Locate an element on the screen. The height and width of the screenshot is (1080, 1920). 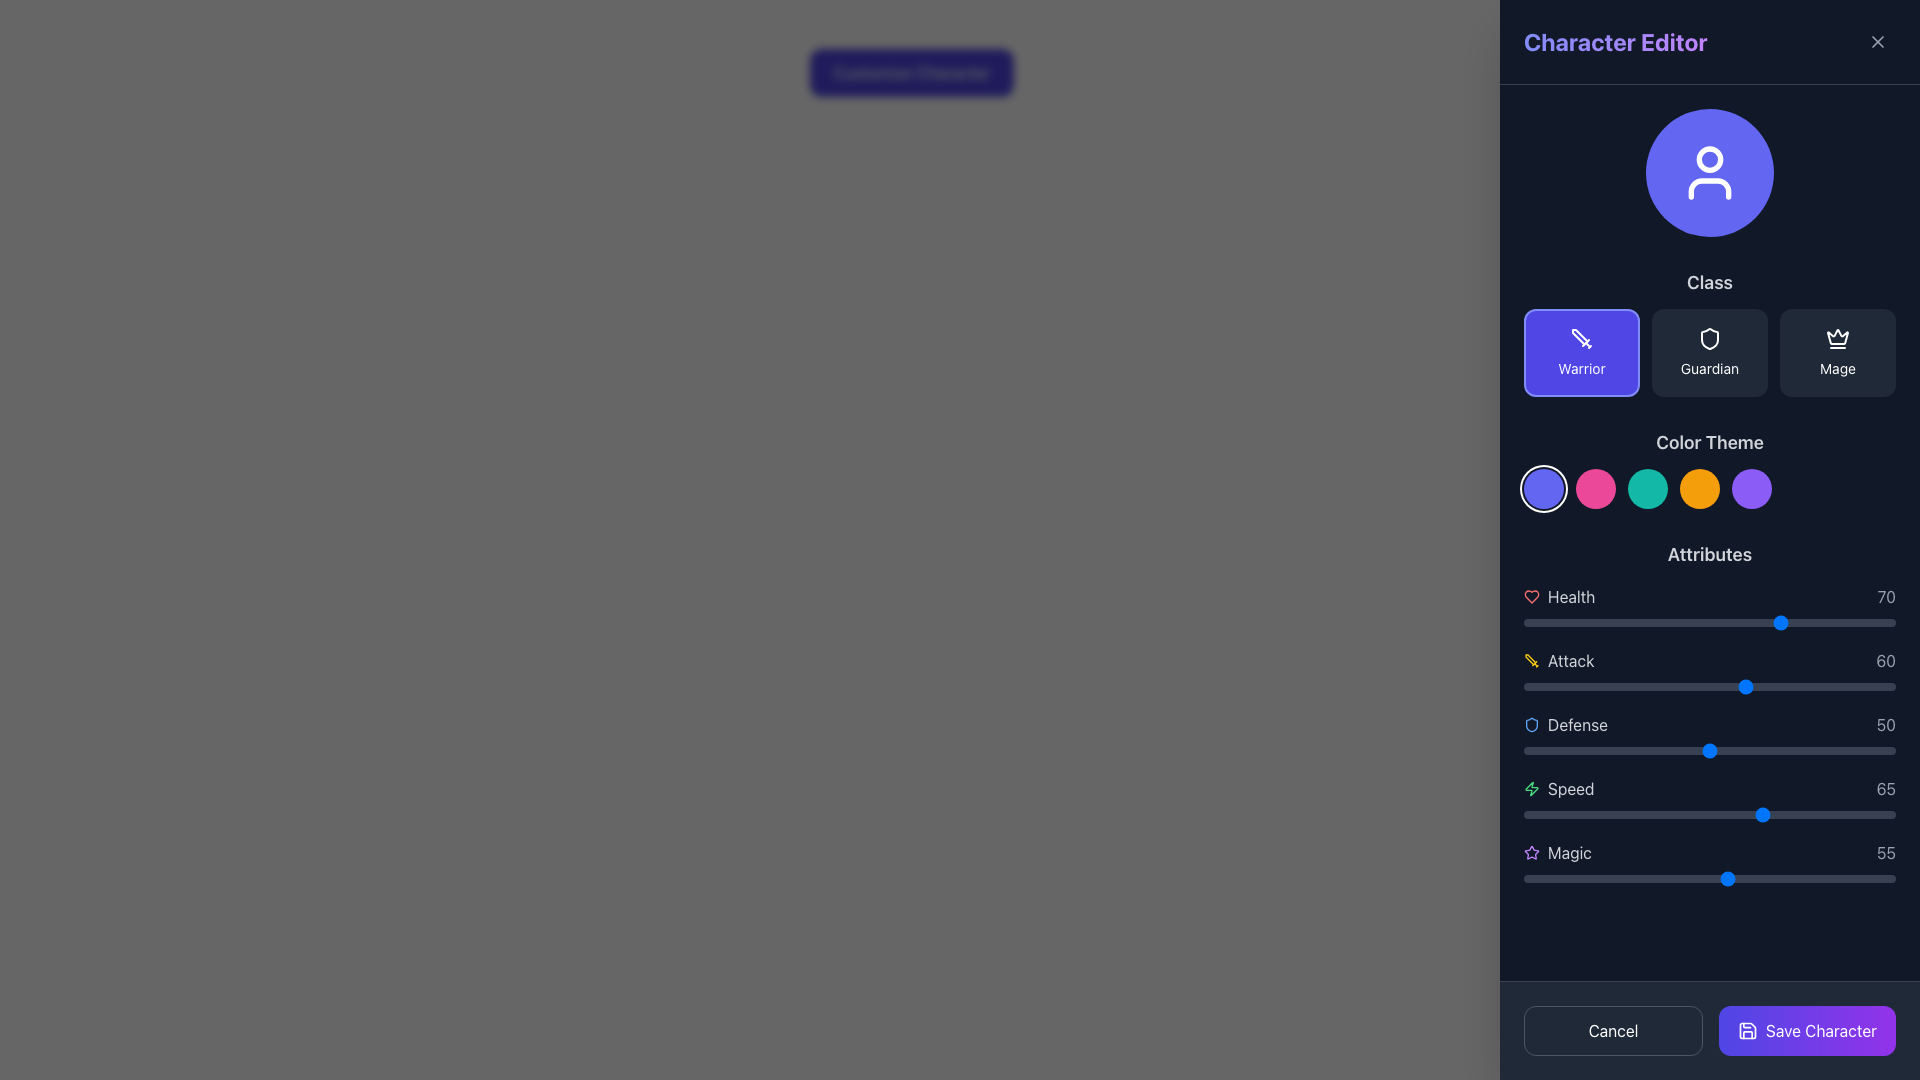
health value is located at coordinates (1578, 622).